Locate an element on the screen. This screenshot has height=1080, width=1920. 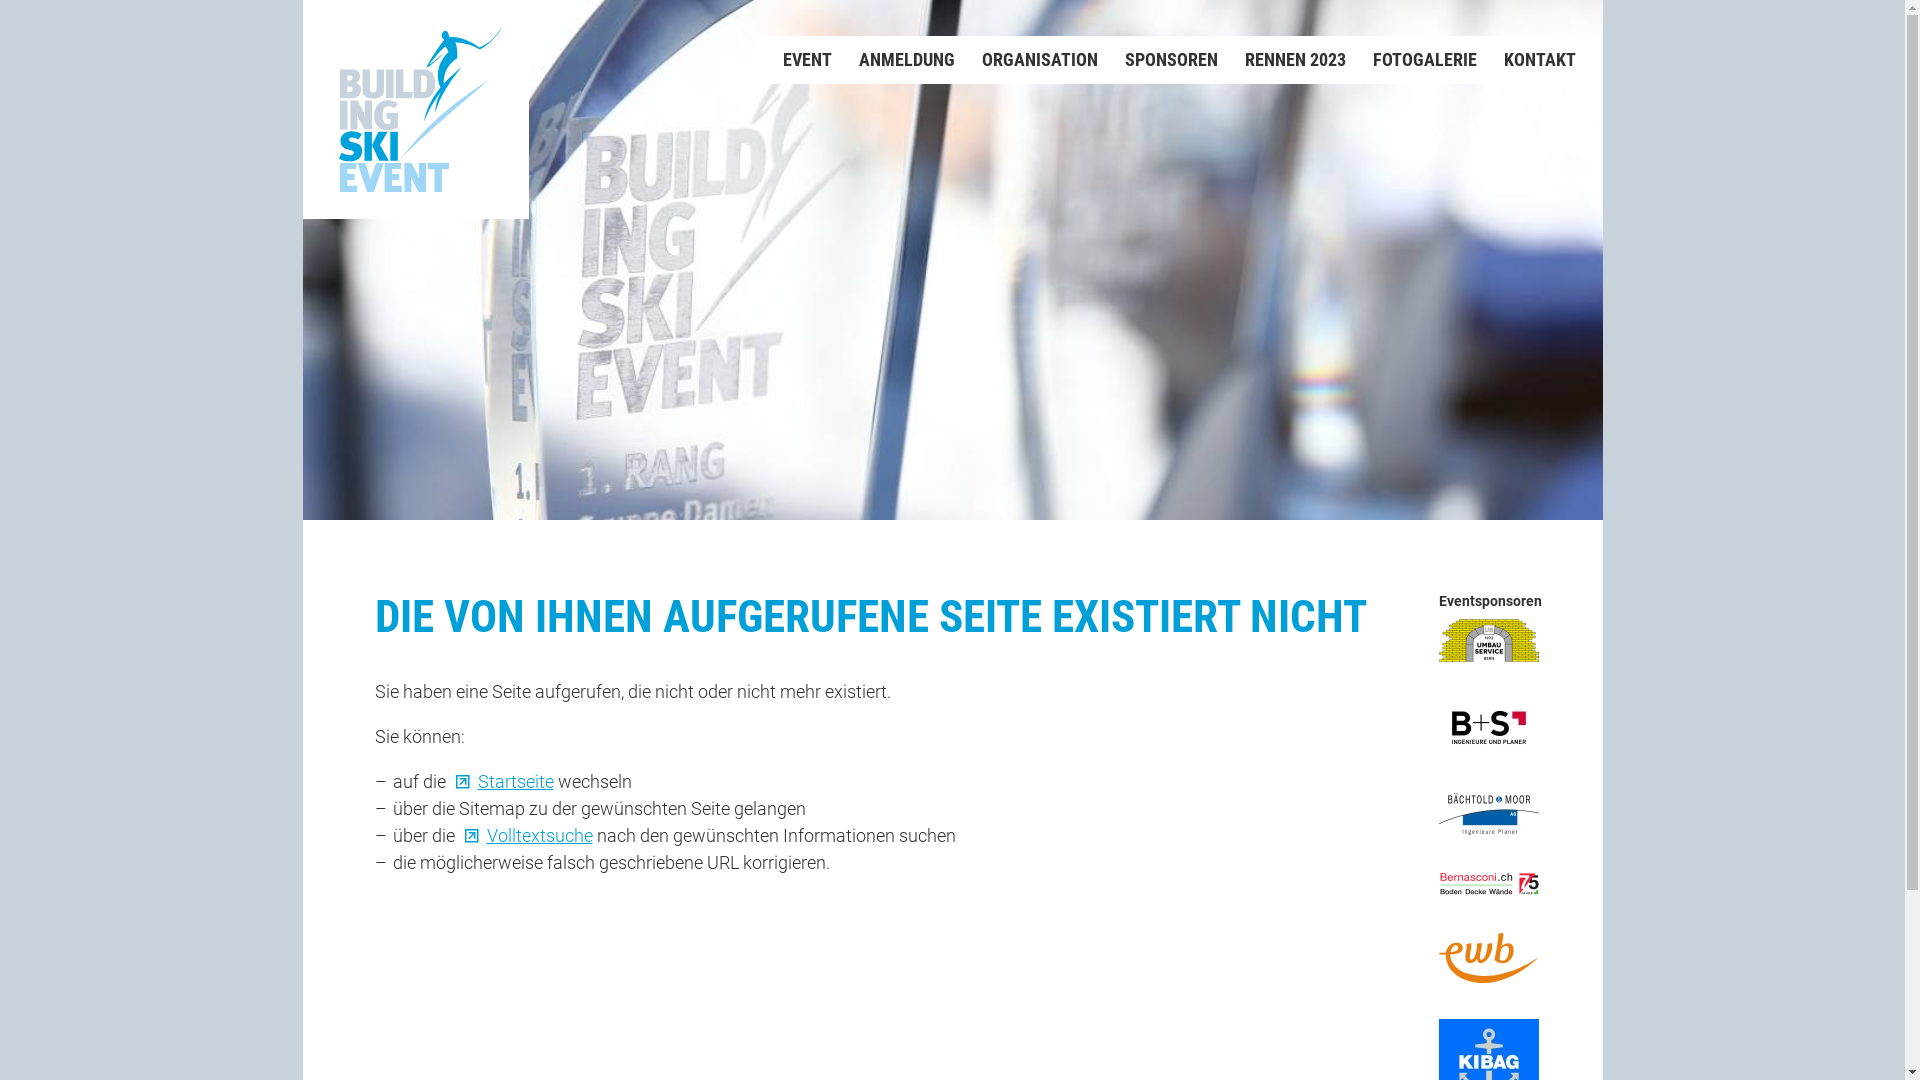
'Startseite' is located at coordinates (449, 779).